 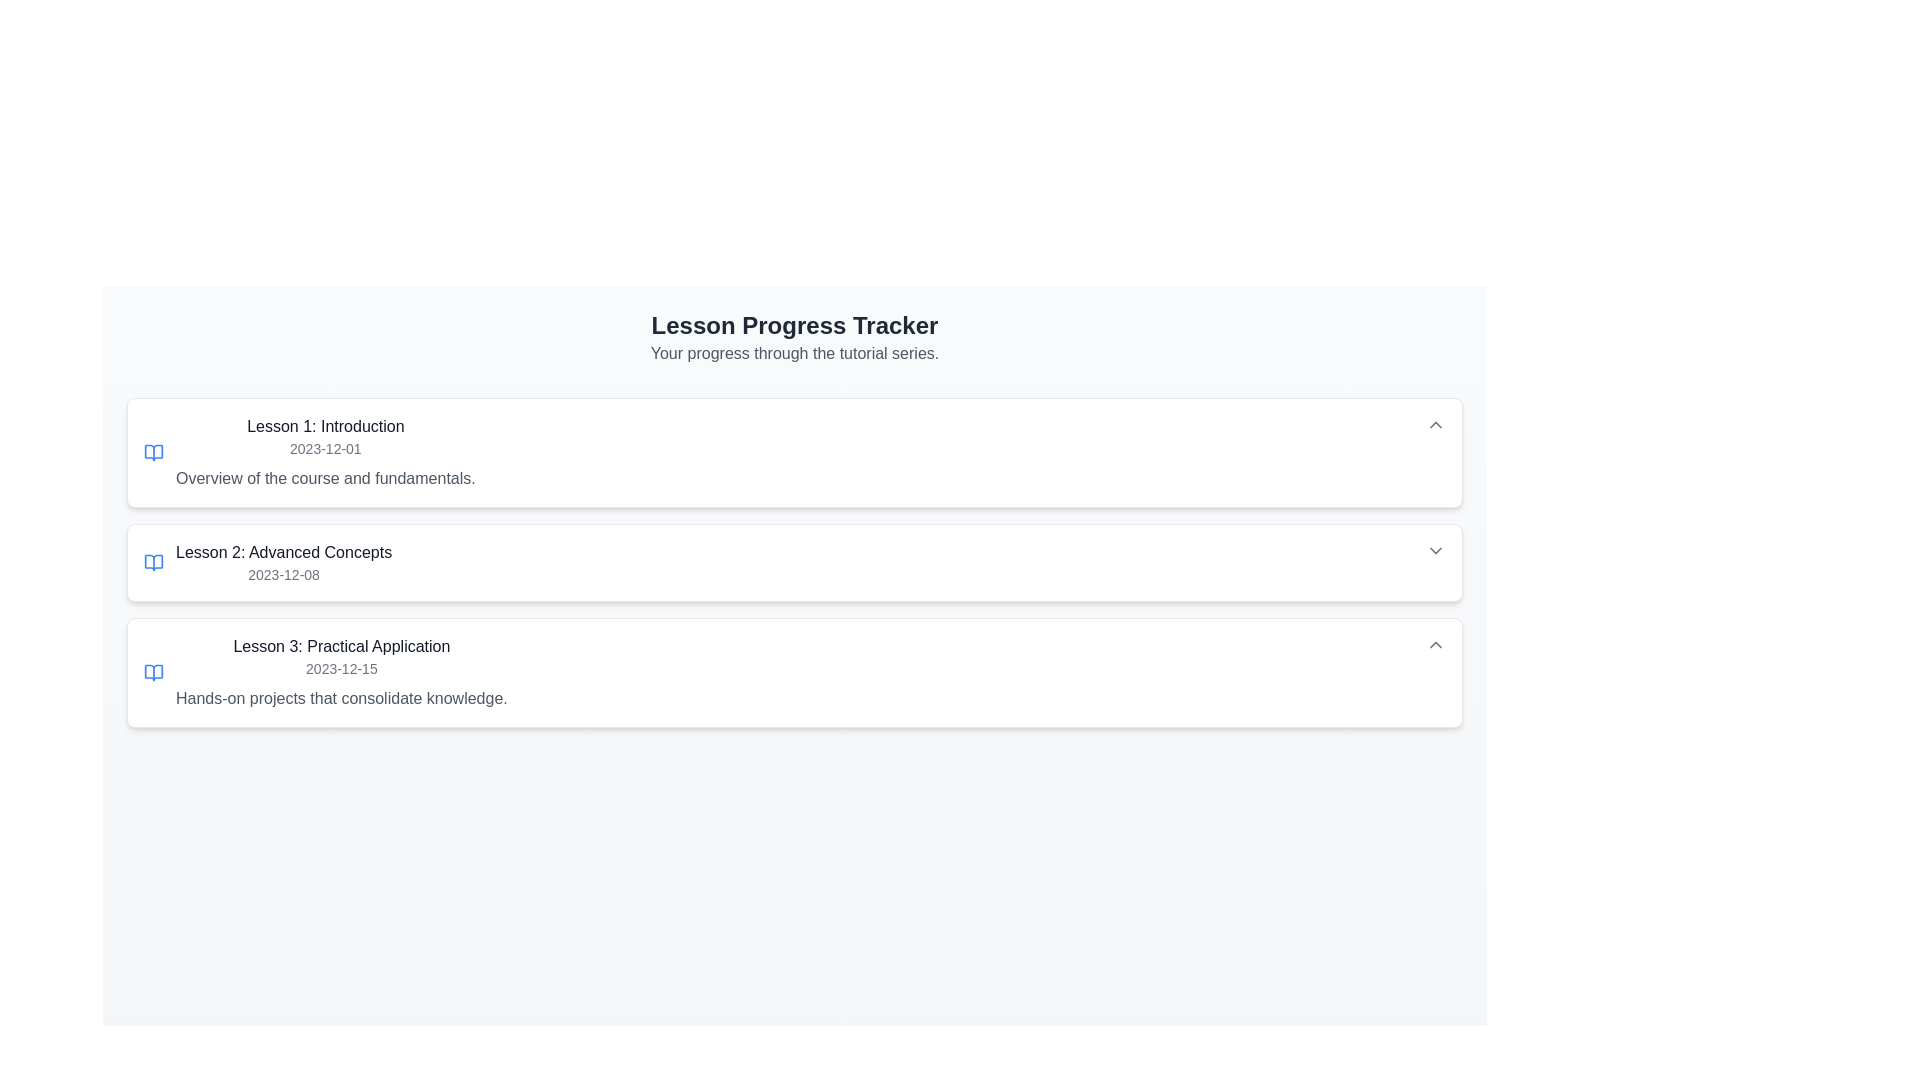 I want to click on the Static Text Label that serves as a title for the lesson progress tracker, located above the text 'Your progress through the tutorial series.', so click(x=794, y=325).